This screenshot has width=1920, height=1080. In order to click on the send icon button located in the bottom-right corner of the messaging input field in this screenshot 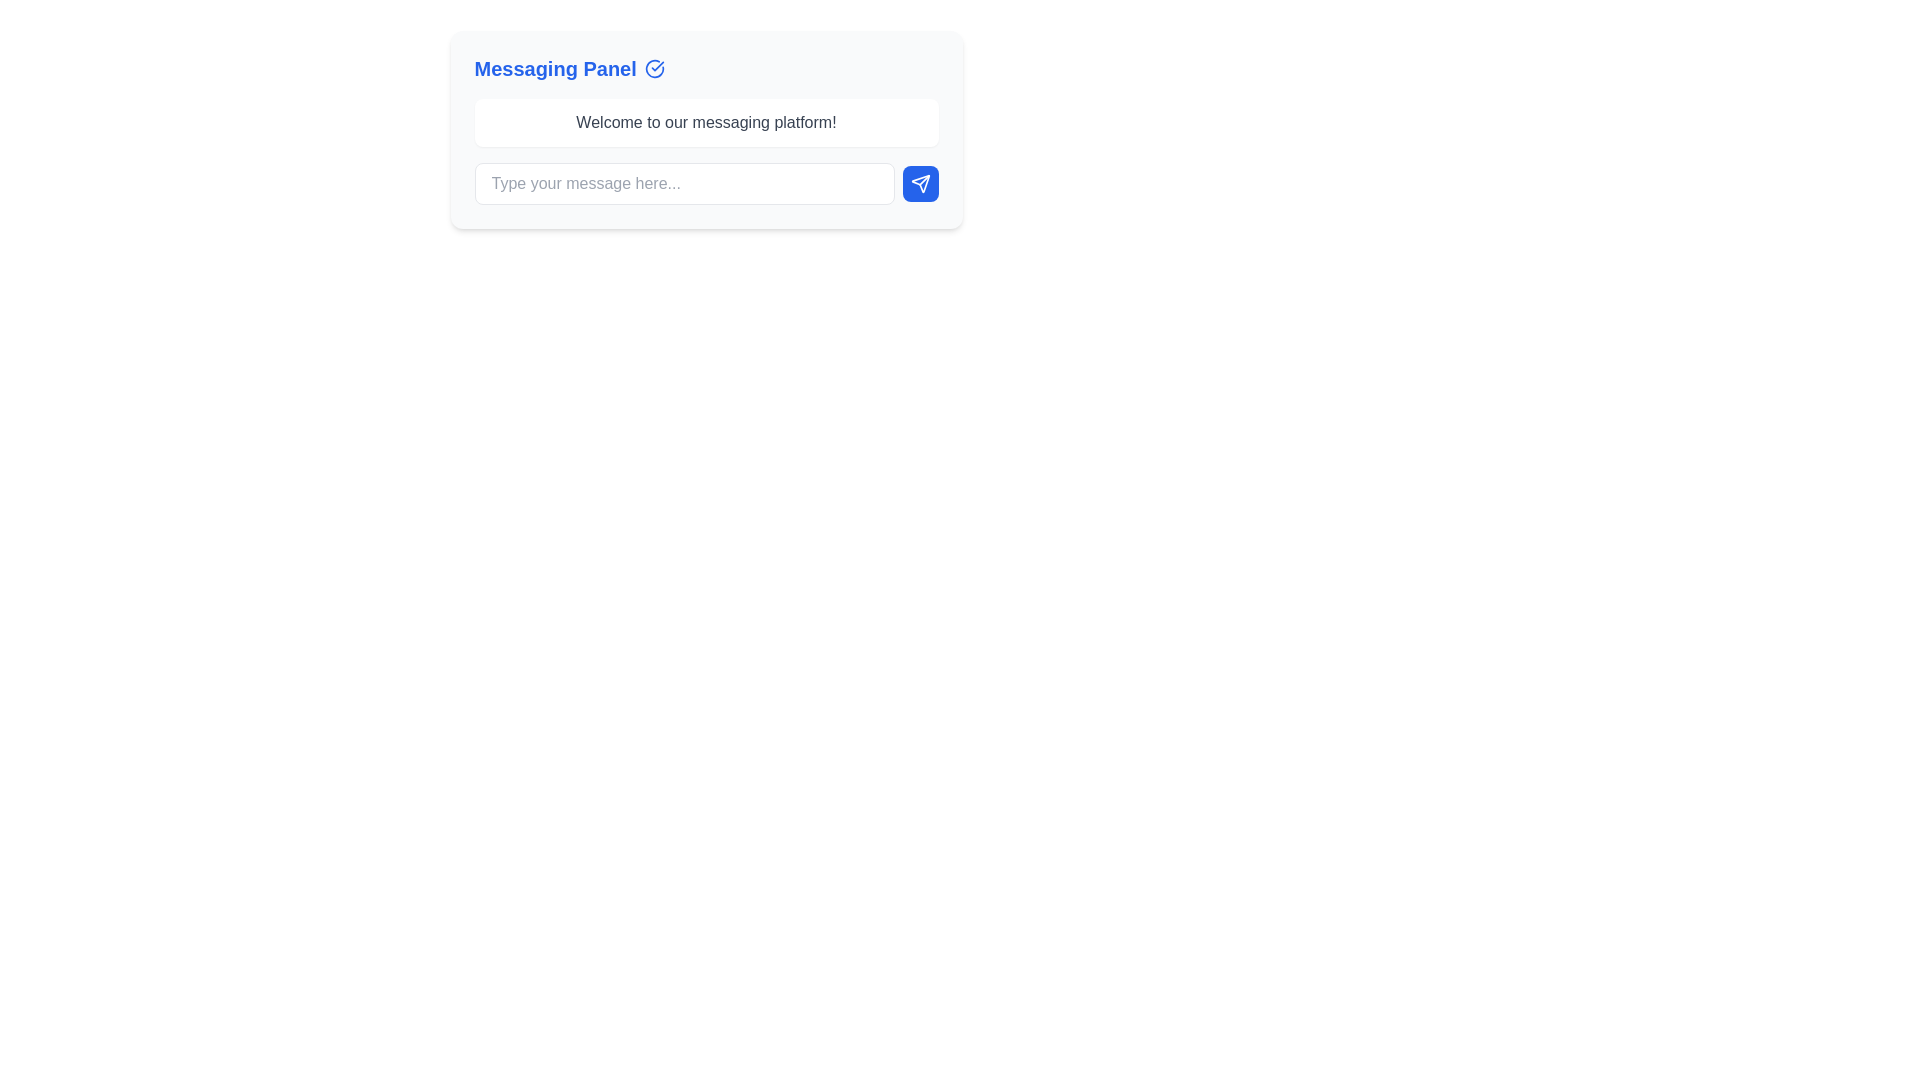, I will do `click(919, 184)`.